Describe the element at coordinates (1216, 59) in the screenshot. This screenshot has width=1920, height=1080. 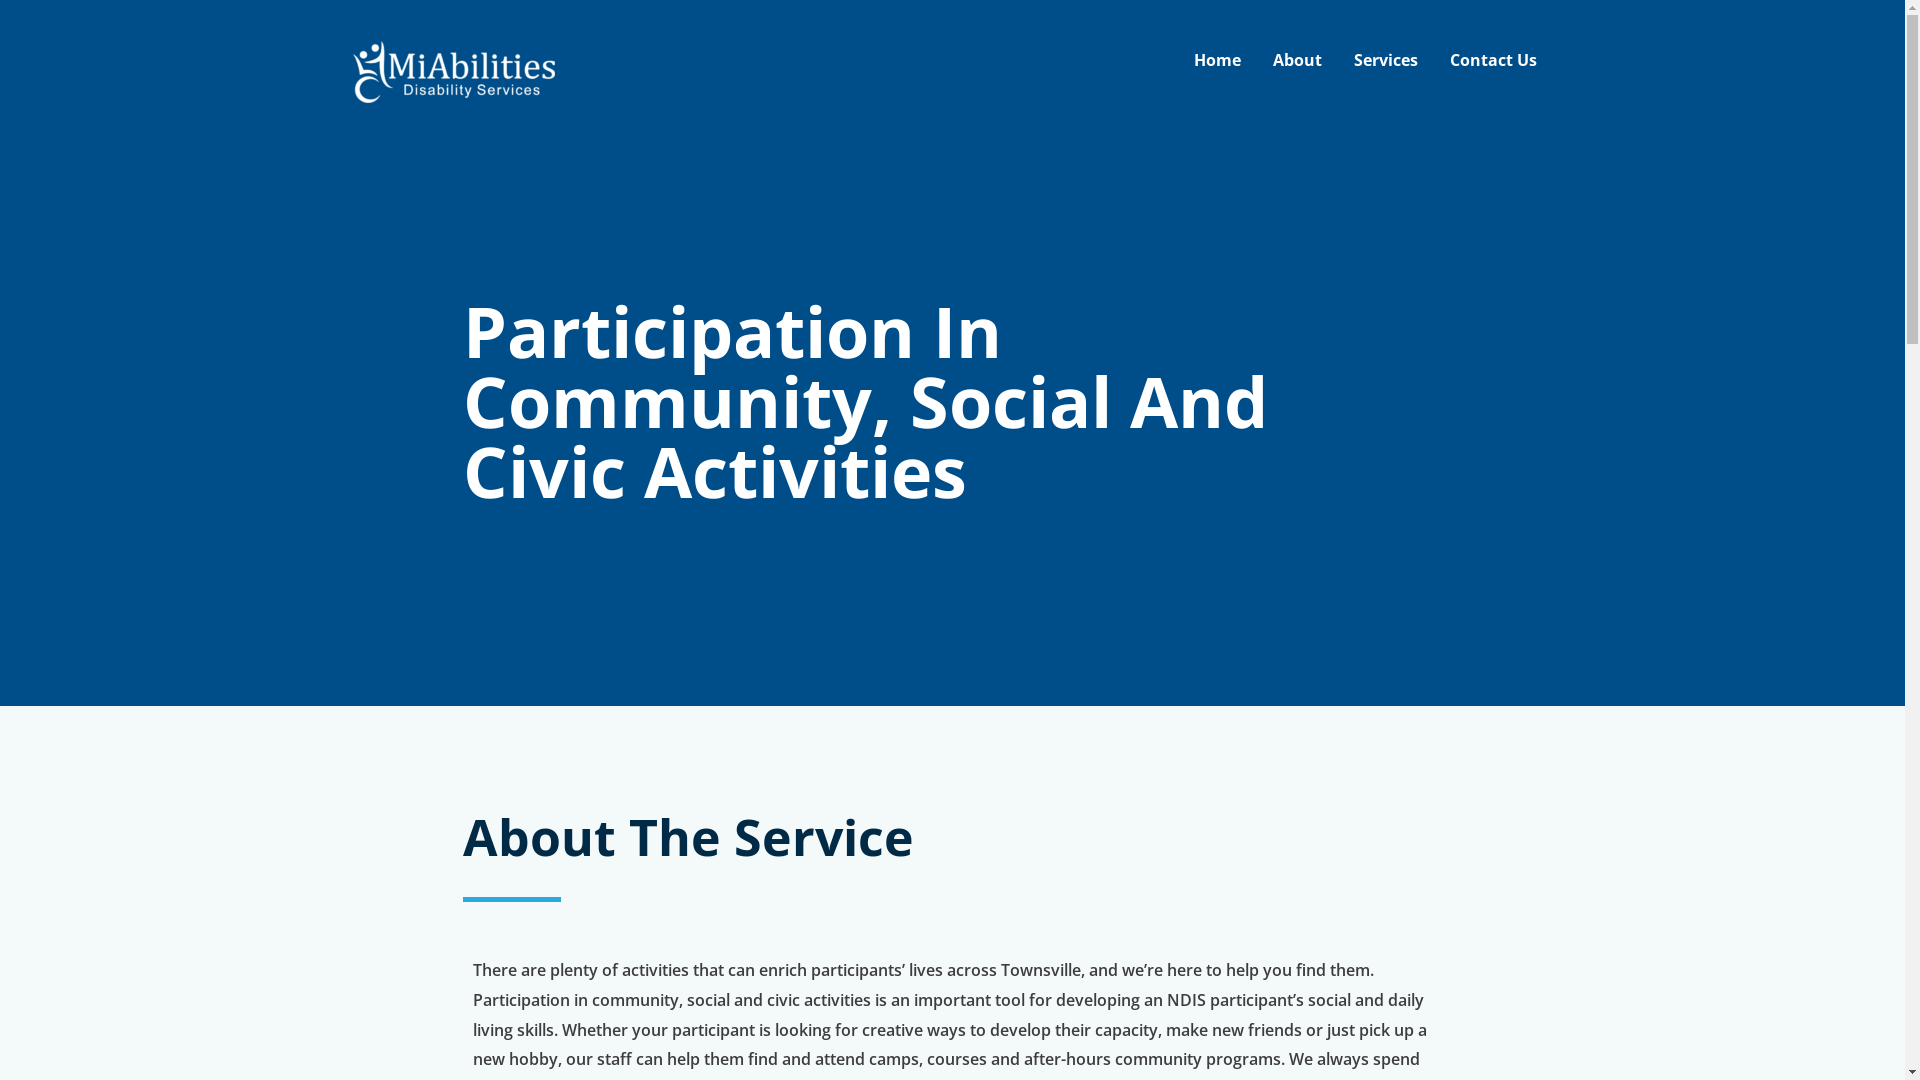
I see `'Home'` at that location.